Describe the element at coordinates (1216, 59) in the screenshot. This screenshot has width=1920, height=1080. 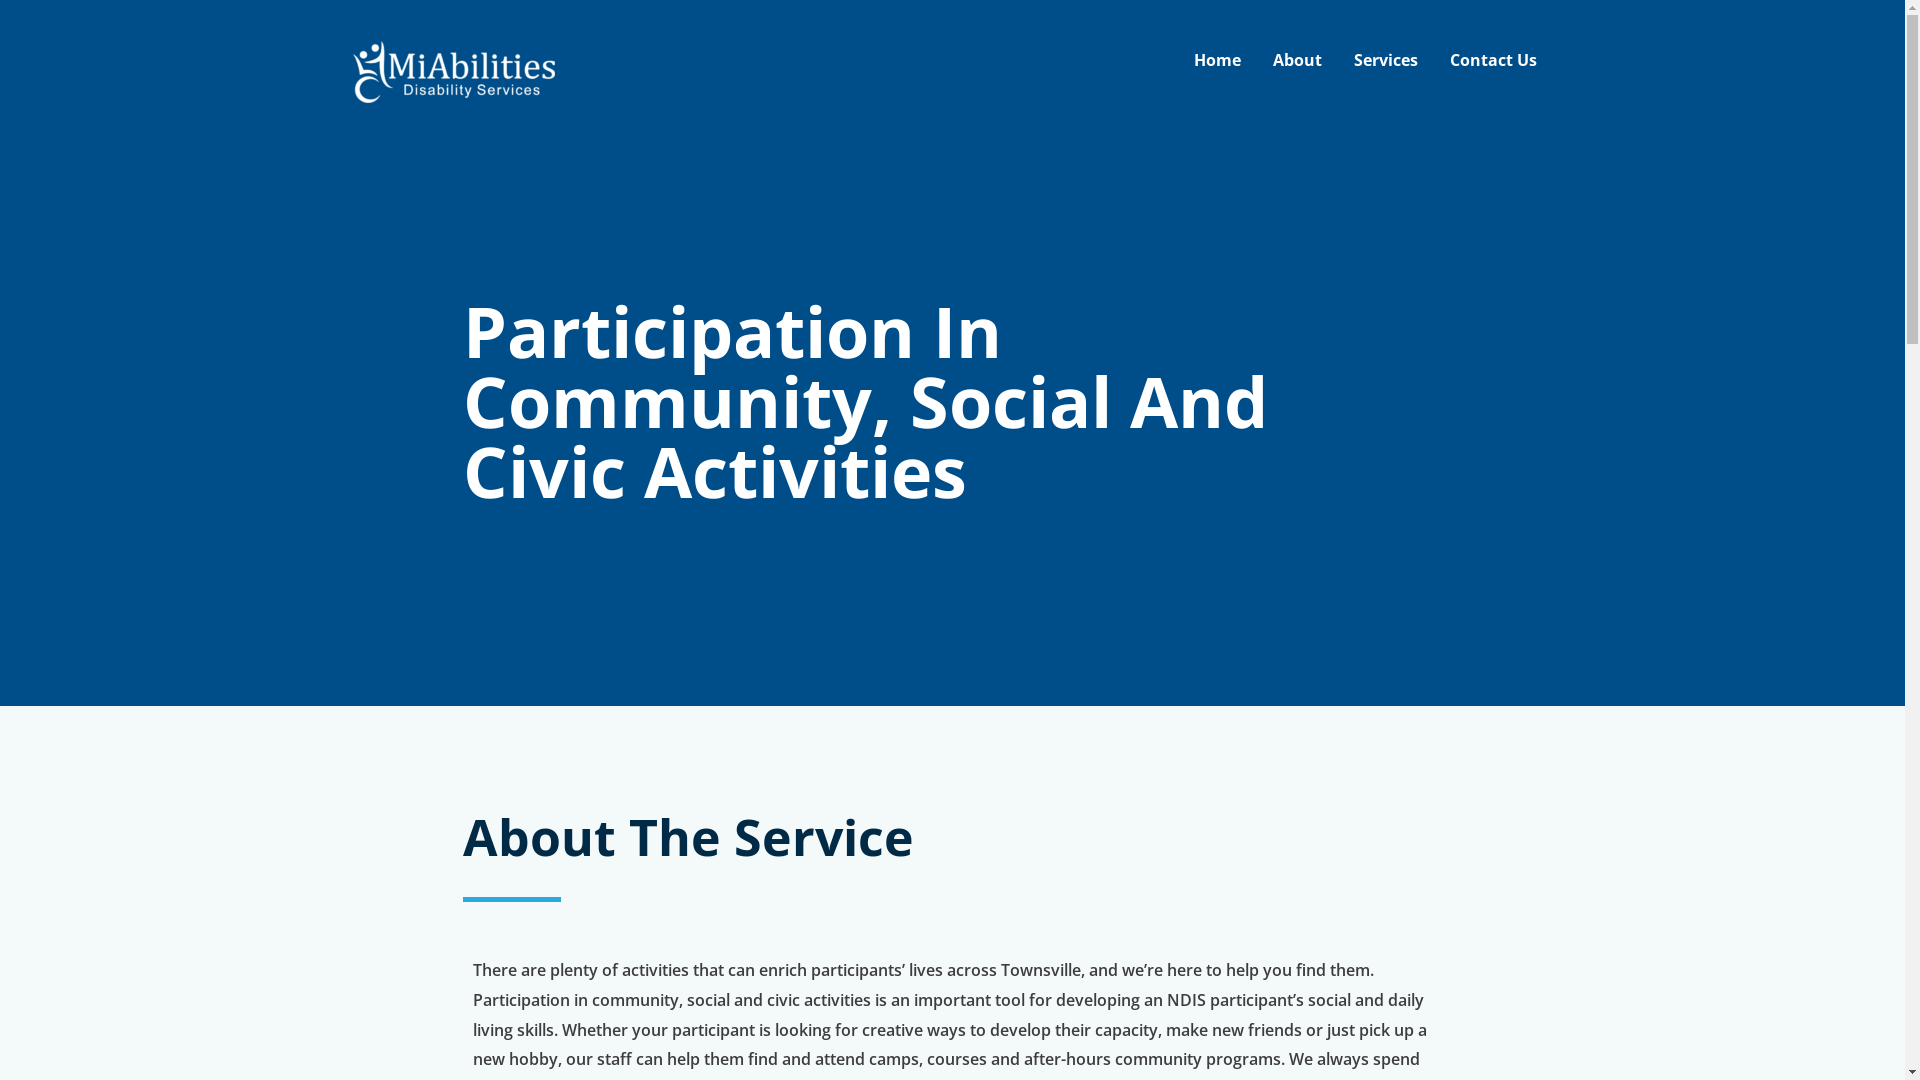
I see `'Home'` at that location.